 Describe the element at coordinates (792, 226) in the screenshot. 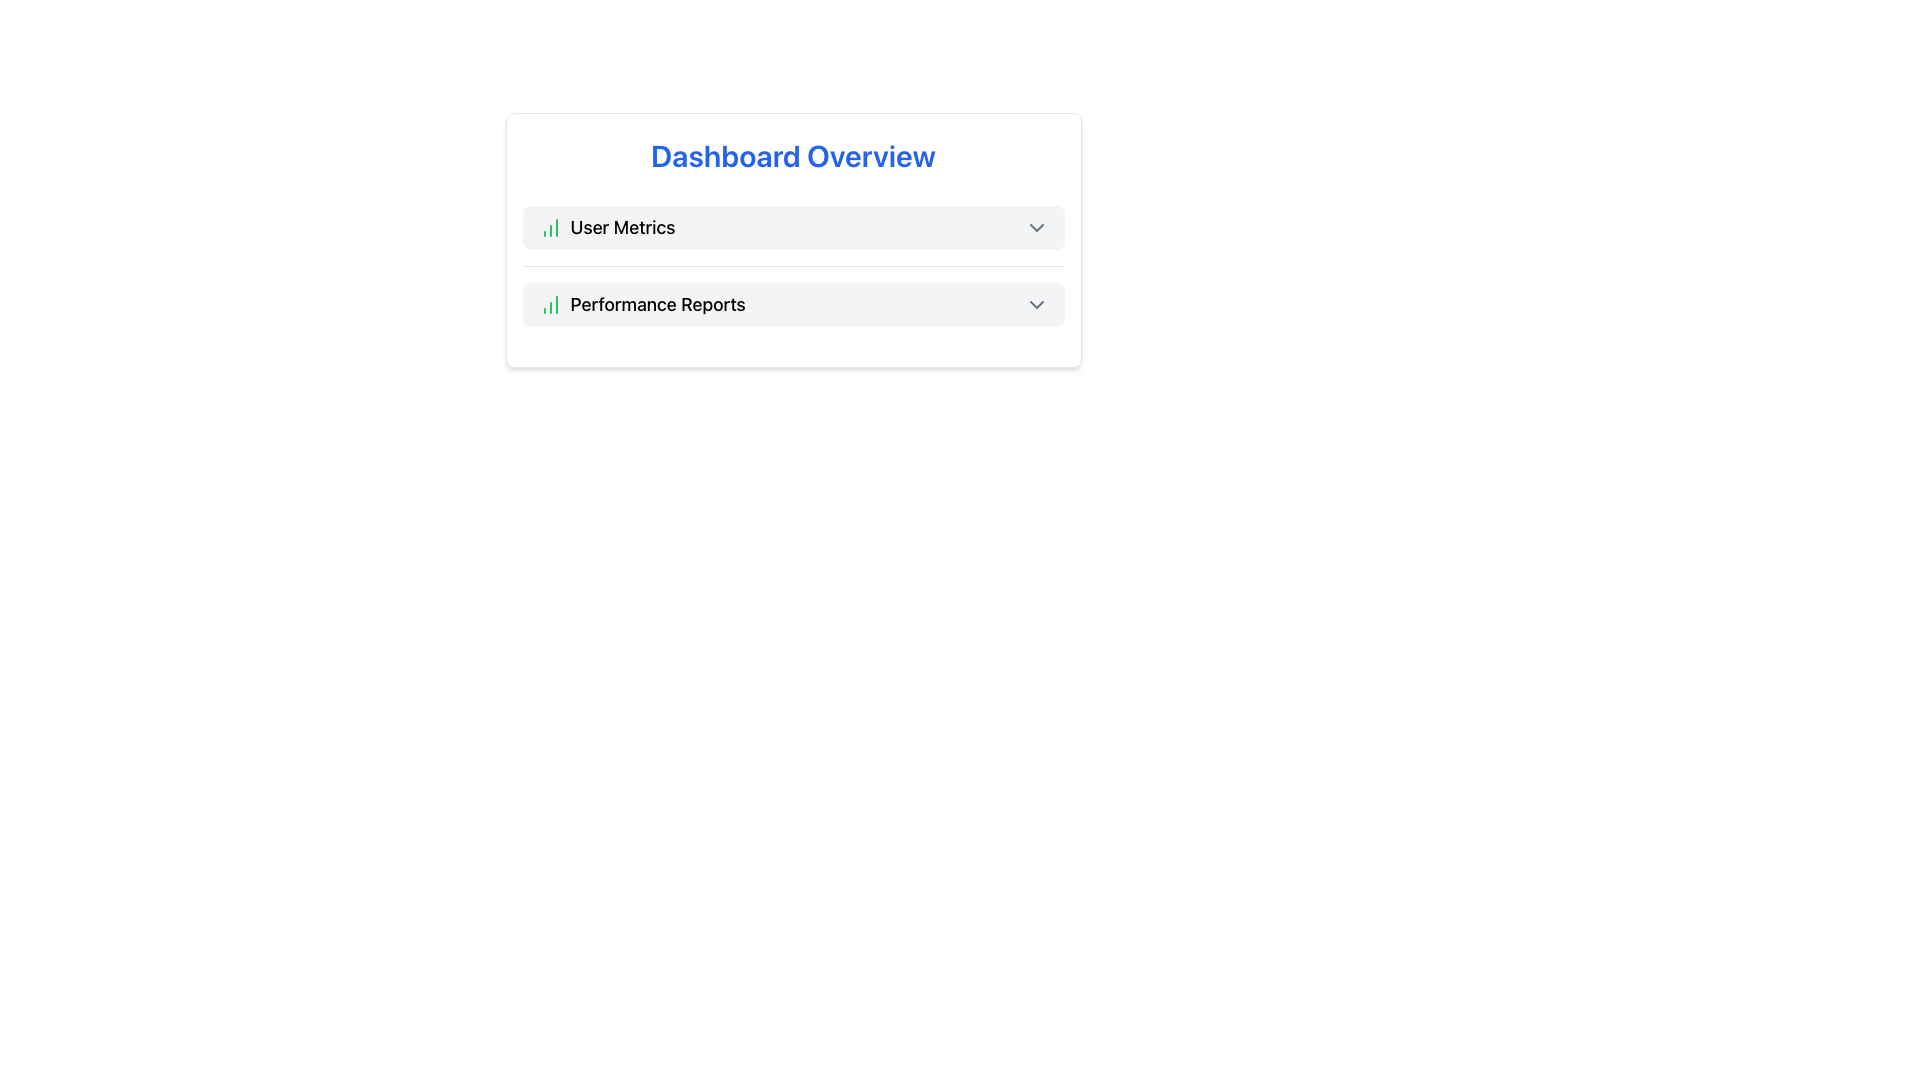

I see `the 'User Metrics' Collapsible Menu Item` at that location.